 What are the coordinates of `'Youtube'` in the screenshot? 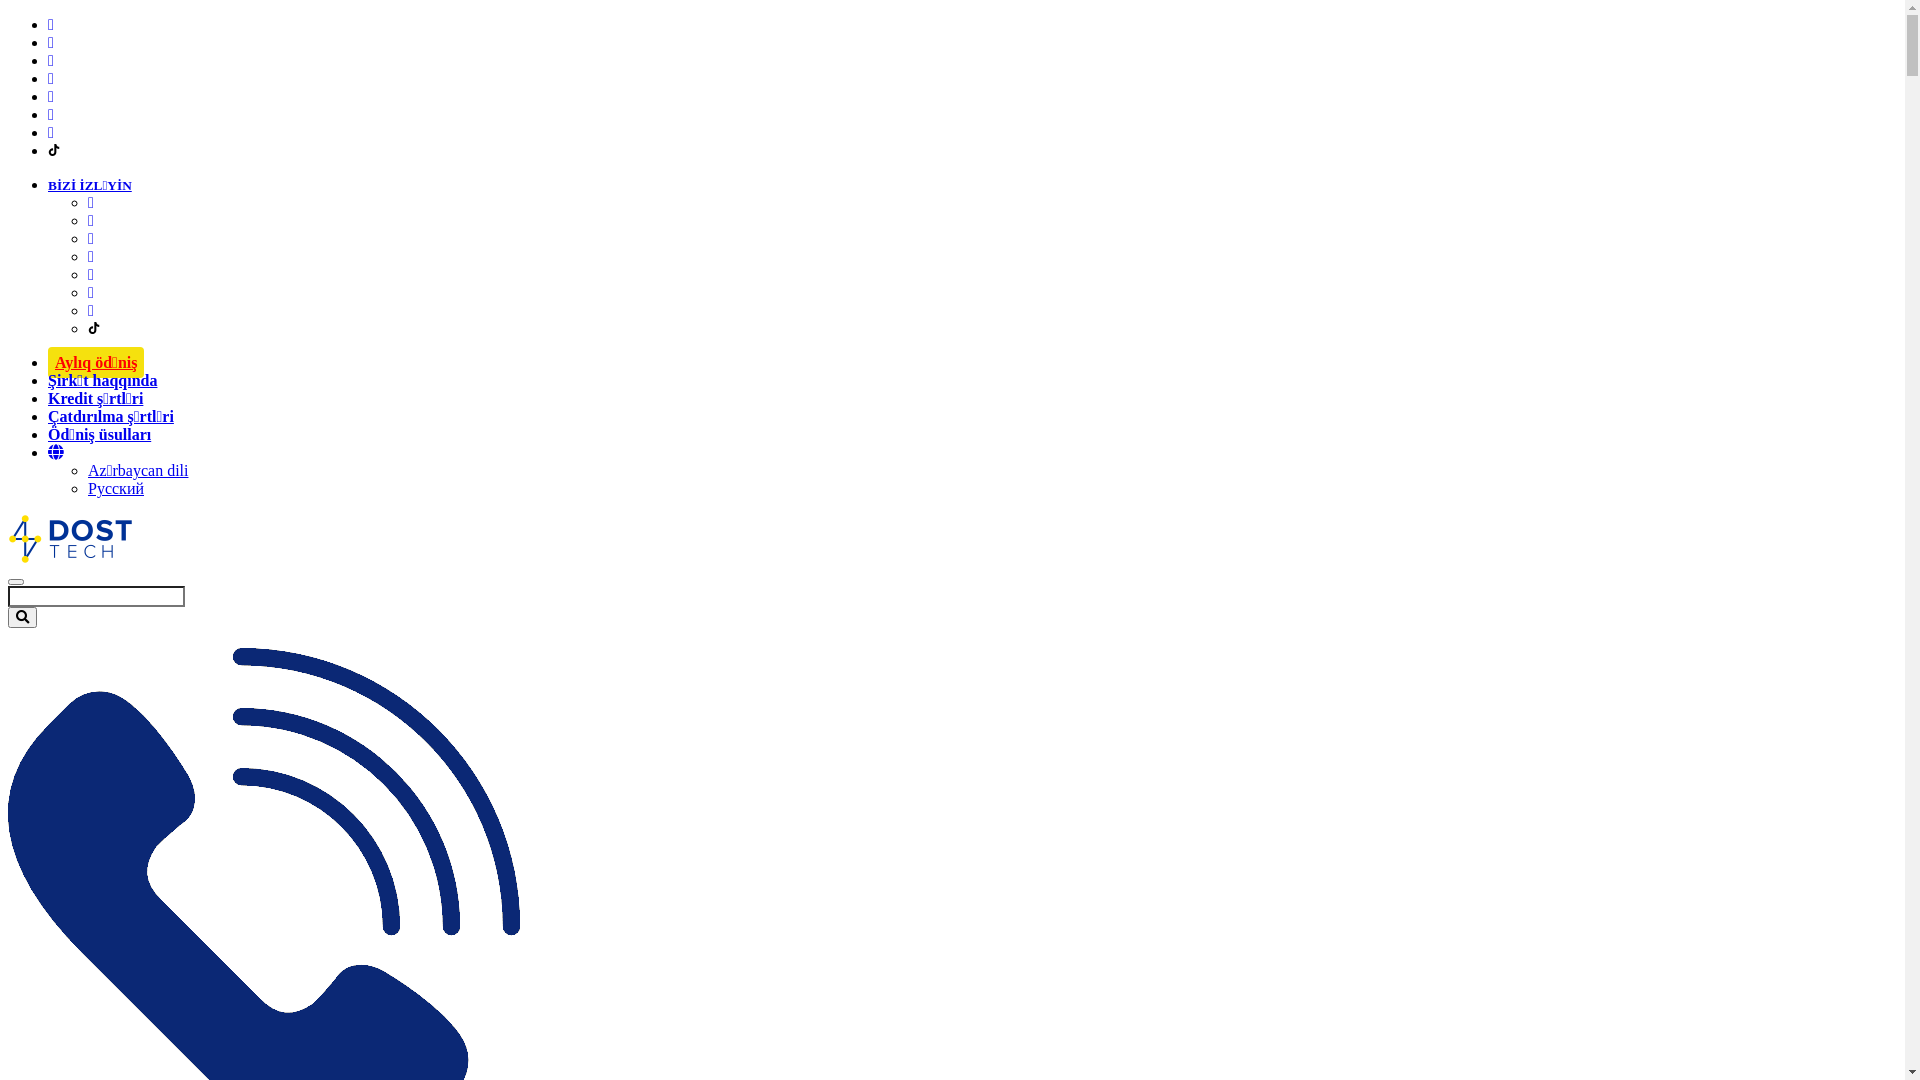 It's located at (51, 77).